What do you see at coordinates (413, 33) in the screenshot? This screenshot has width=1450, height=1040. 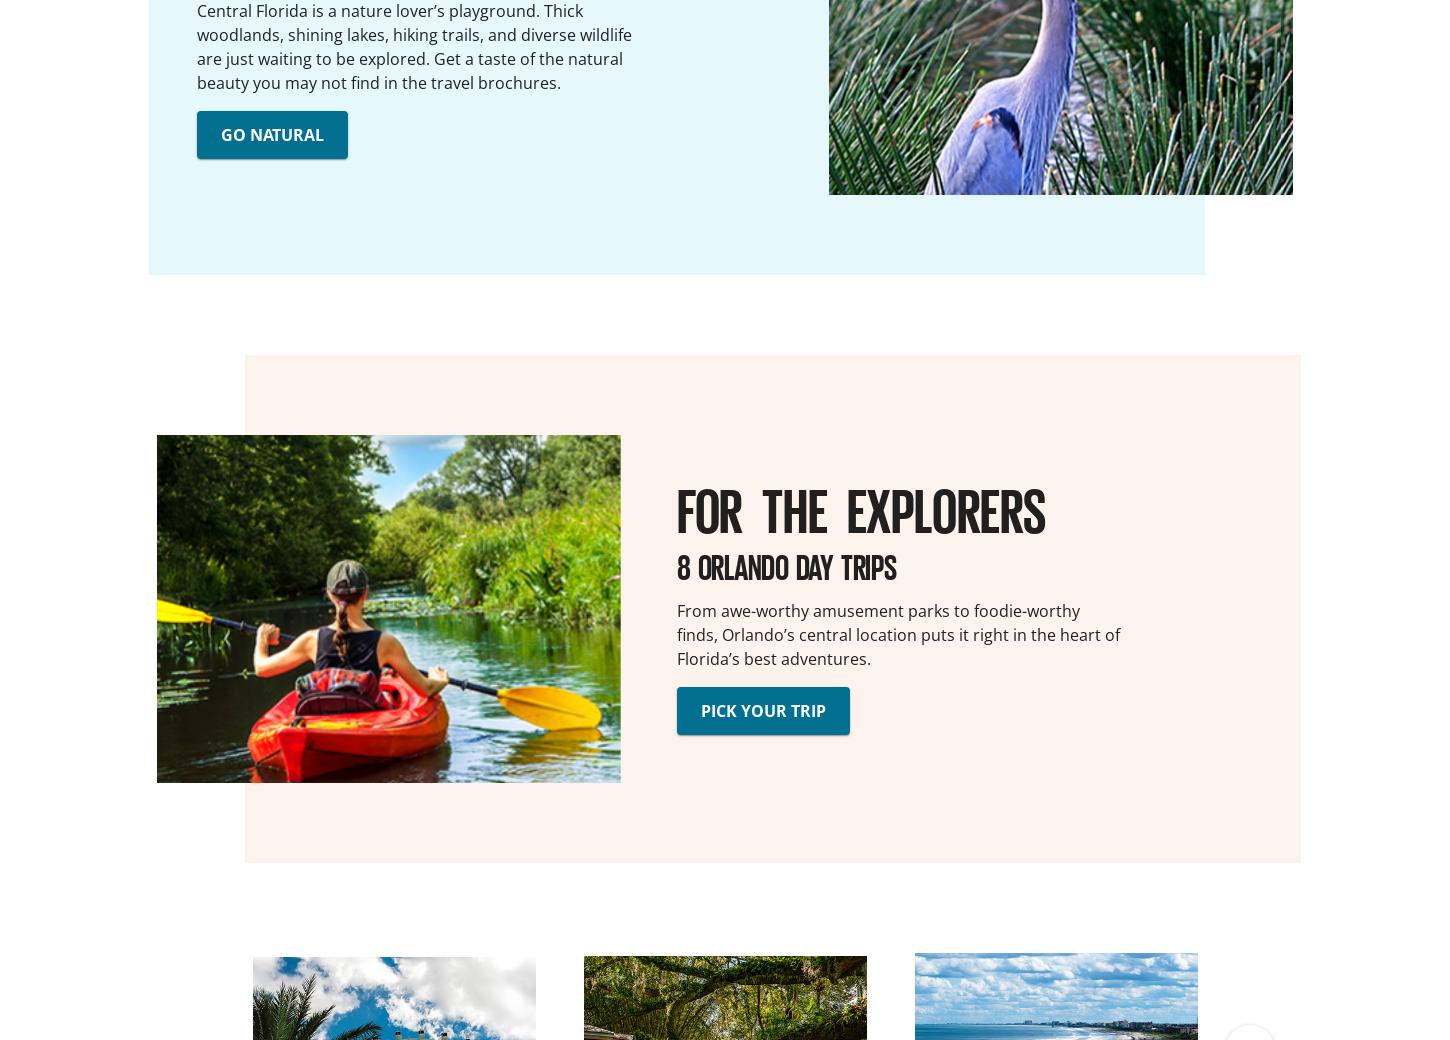 I see `'woodlands, shining lakes, hiking trails, and diverse wildlife'` at bounding box center [413, 33].